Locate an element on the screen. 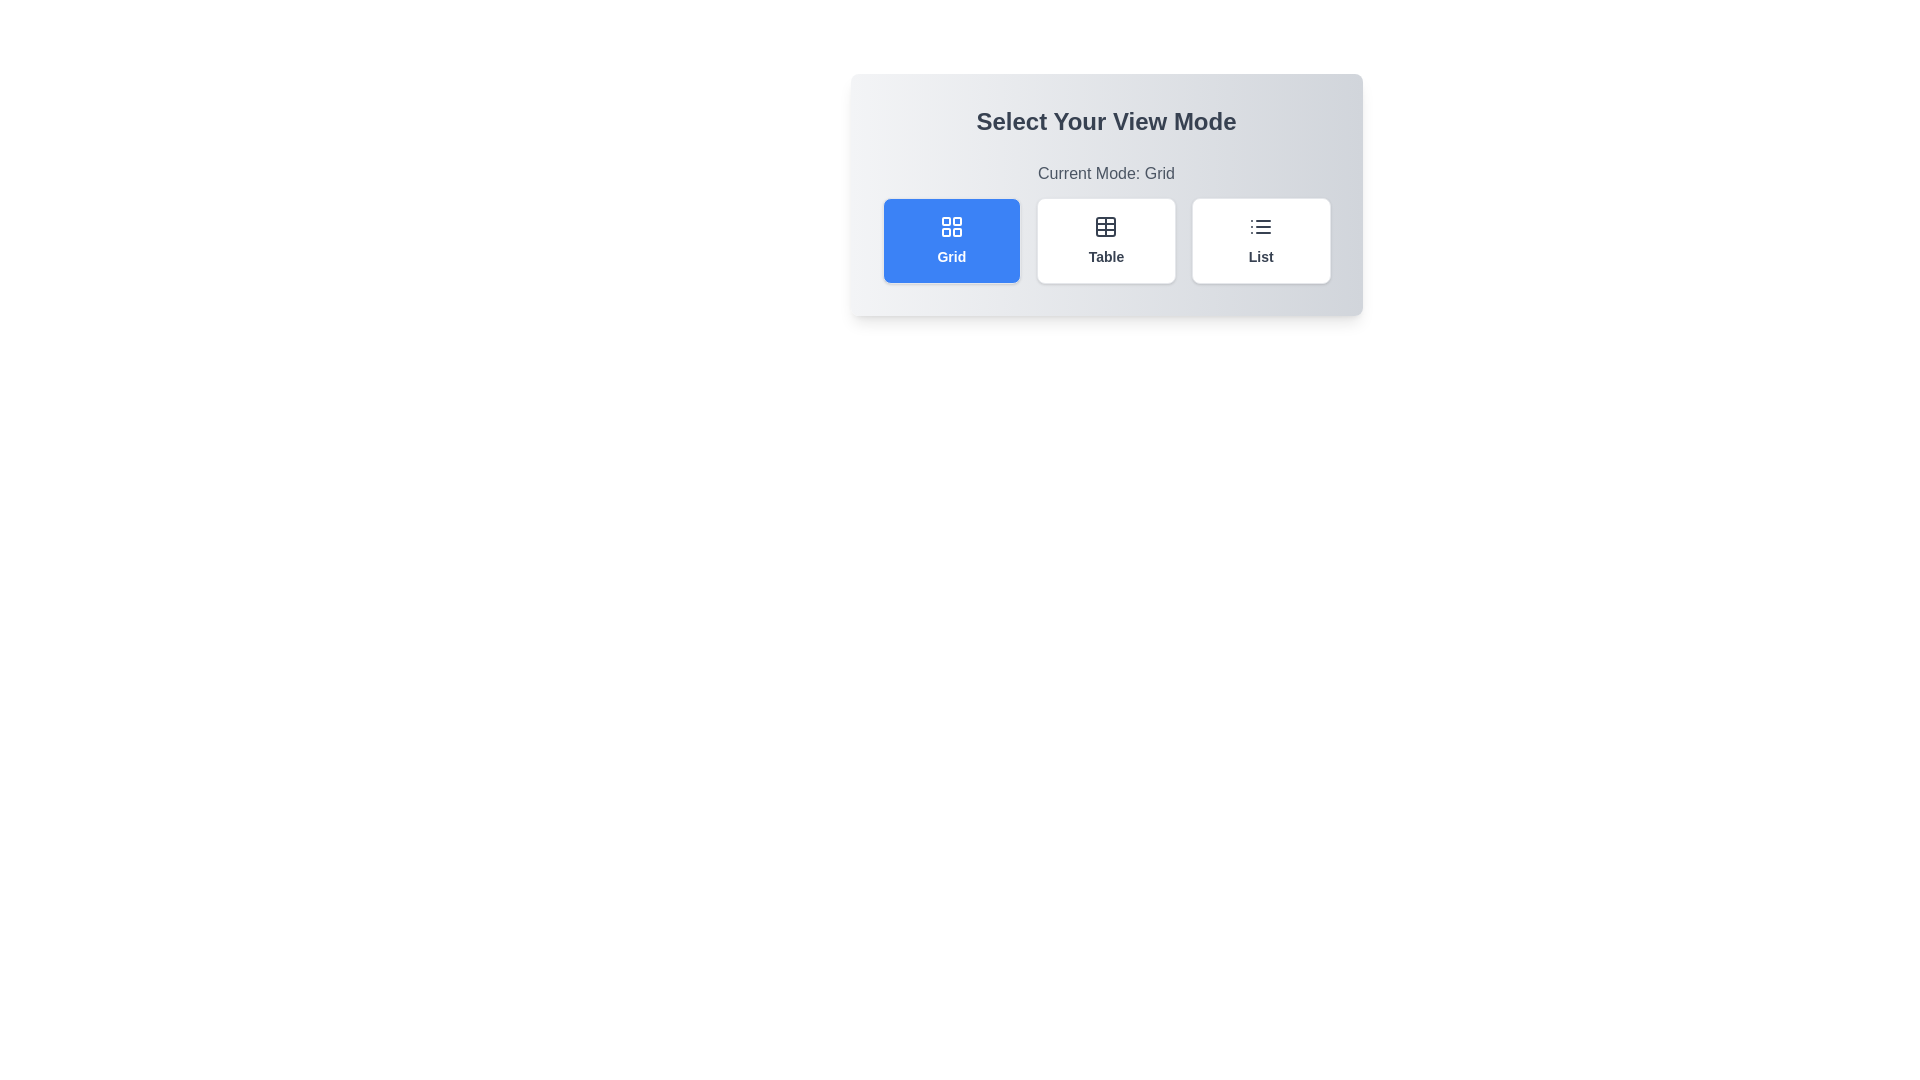 The height and width of the screenshot is (1080, 1920). the text label representing the 'List' view mode option in the selection interface is located at coordinates (1260, 256).